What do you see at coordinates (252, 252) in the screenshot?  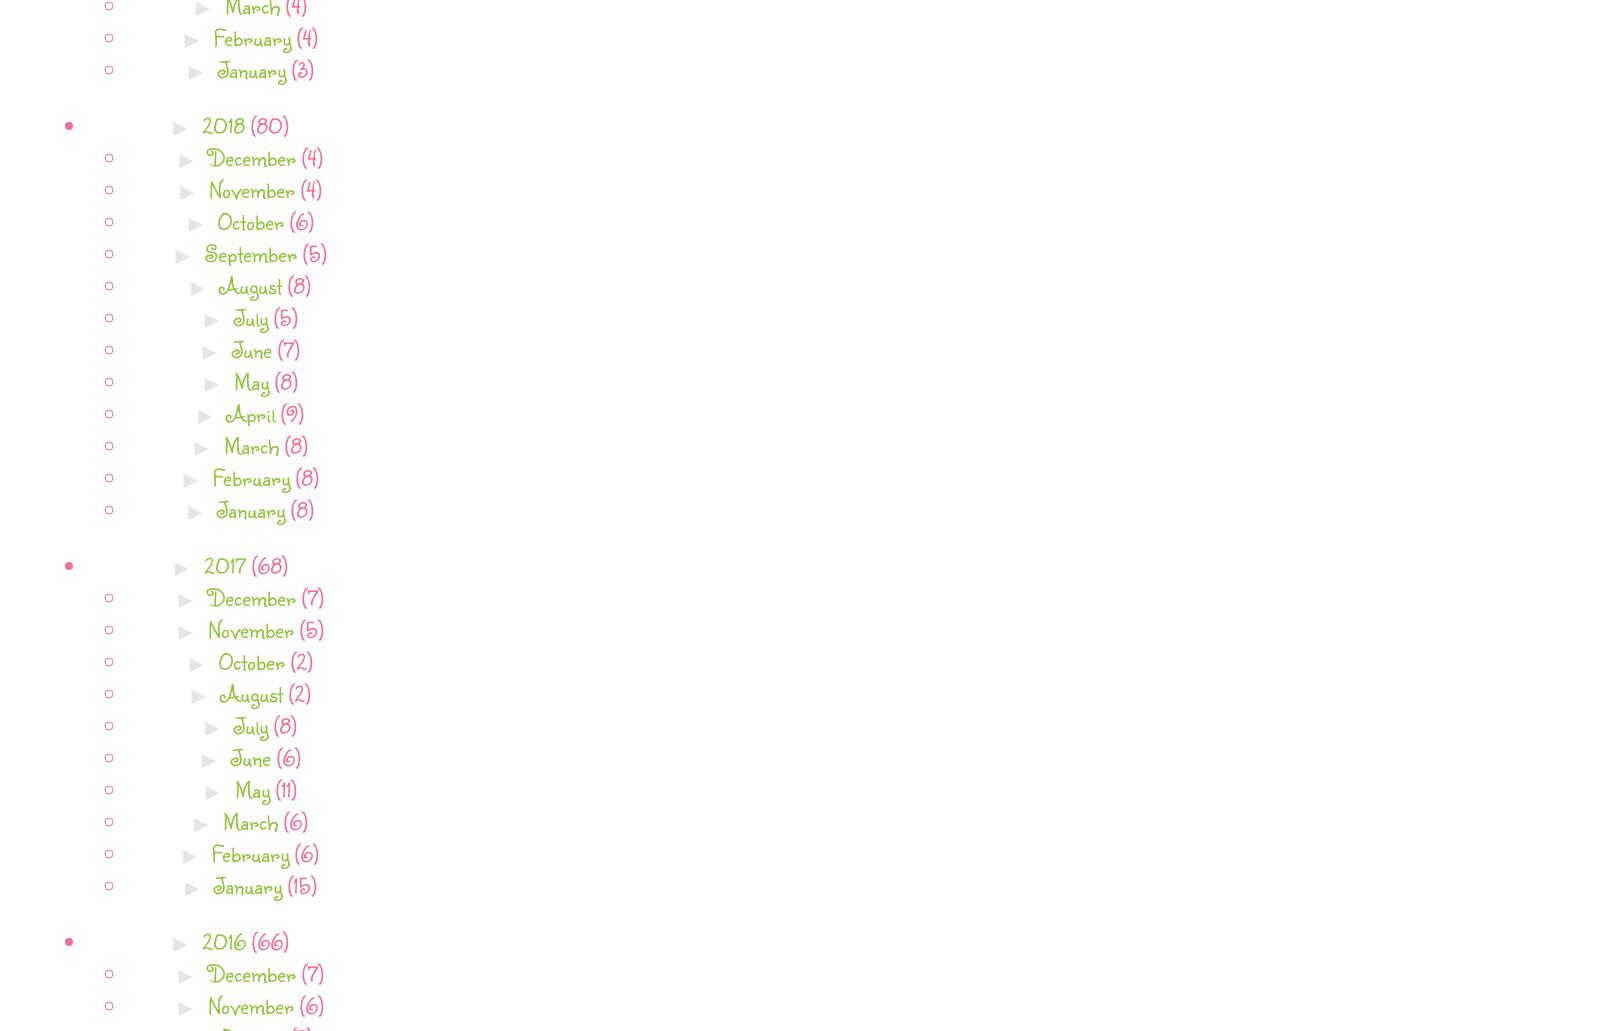 I see `'September'` at bounding box center [252, 252].